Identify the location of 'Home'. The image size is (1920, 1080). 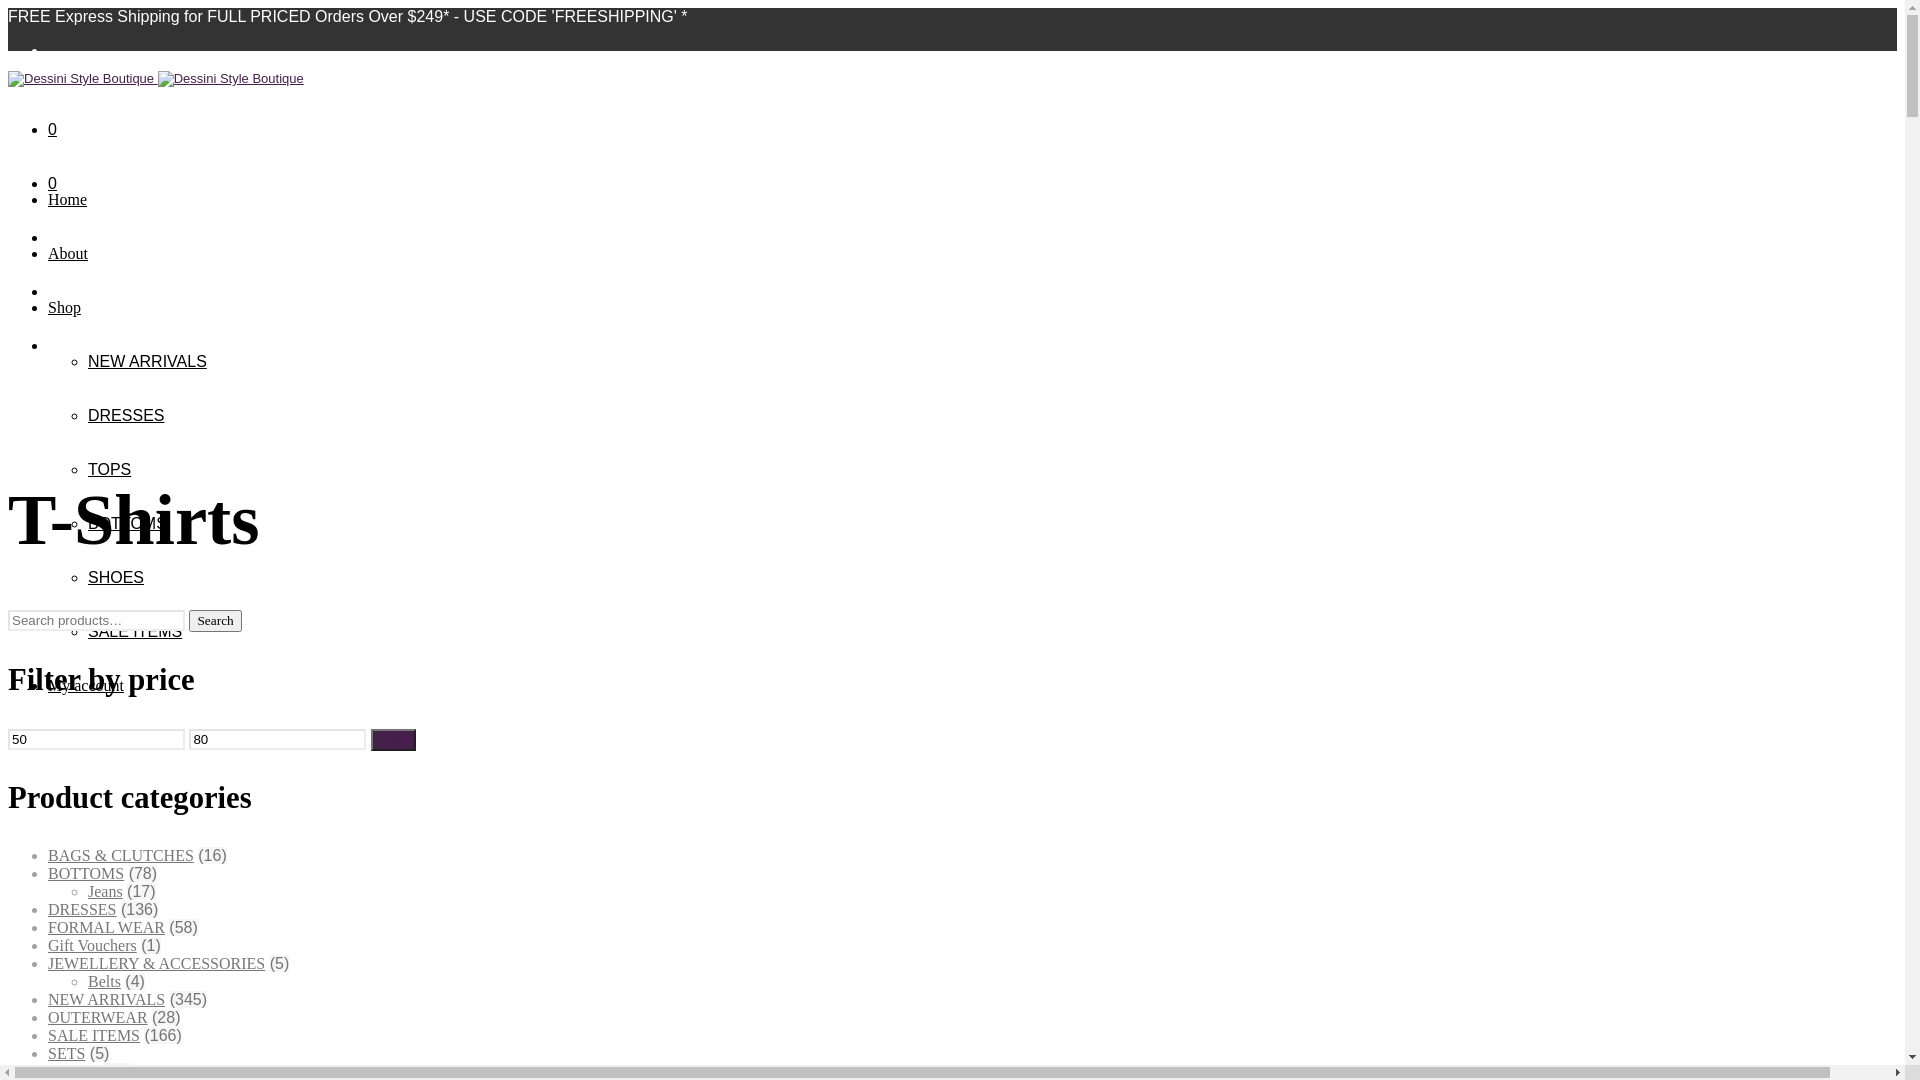
(67, 199).